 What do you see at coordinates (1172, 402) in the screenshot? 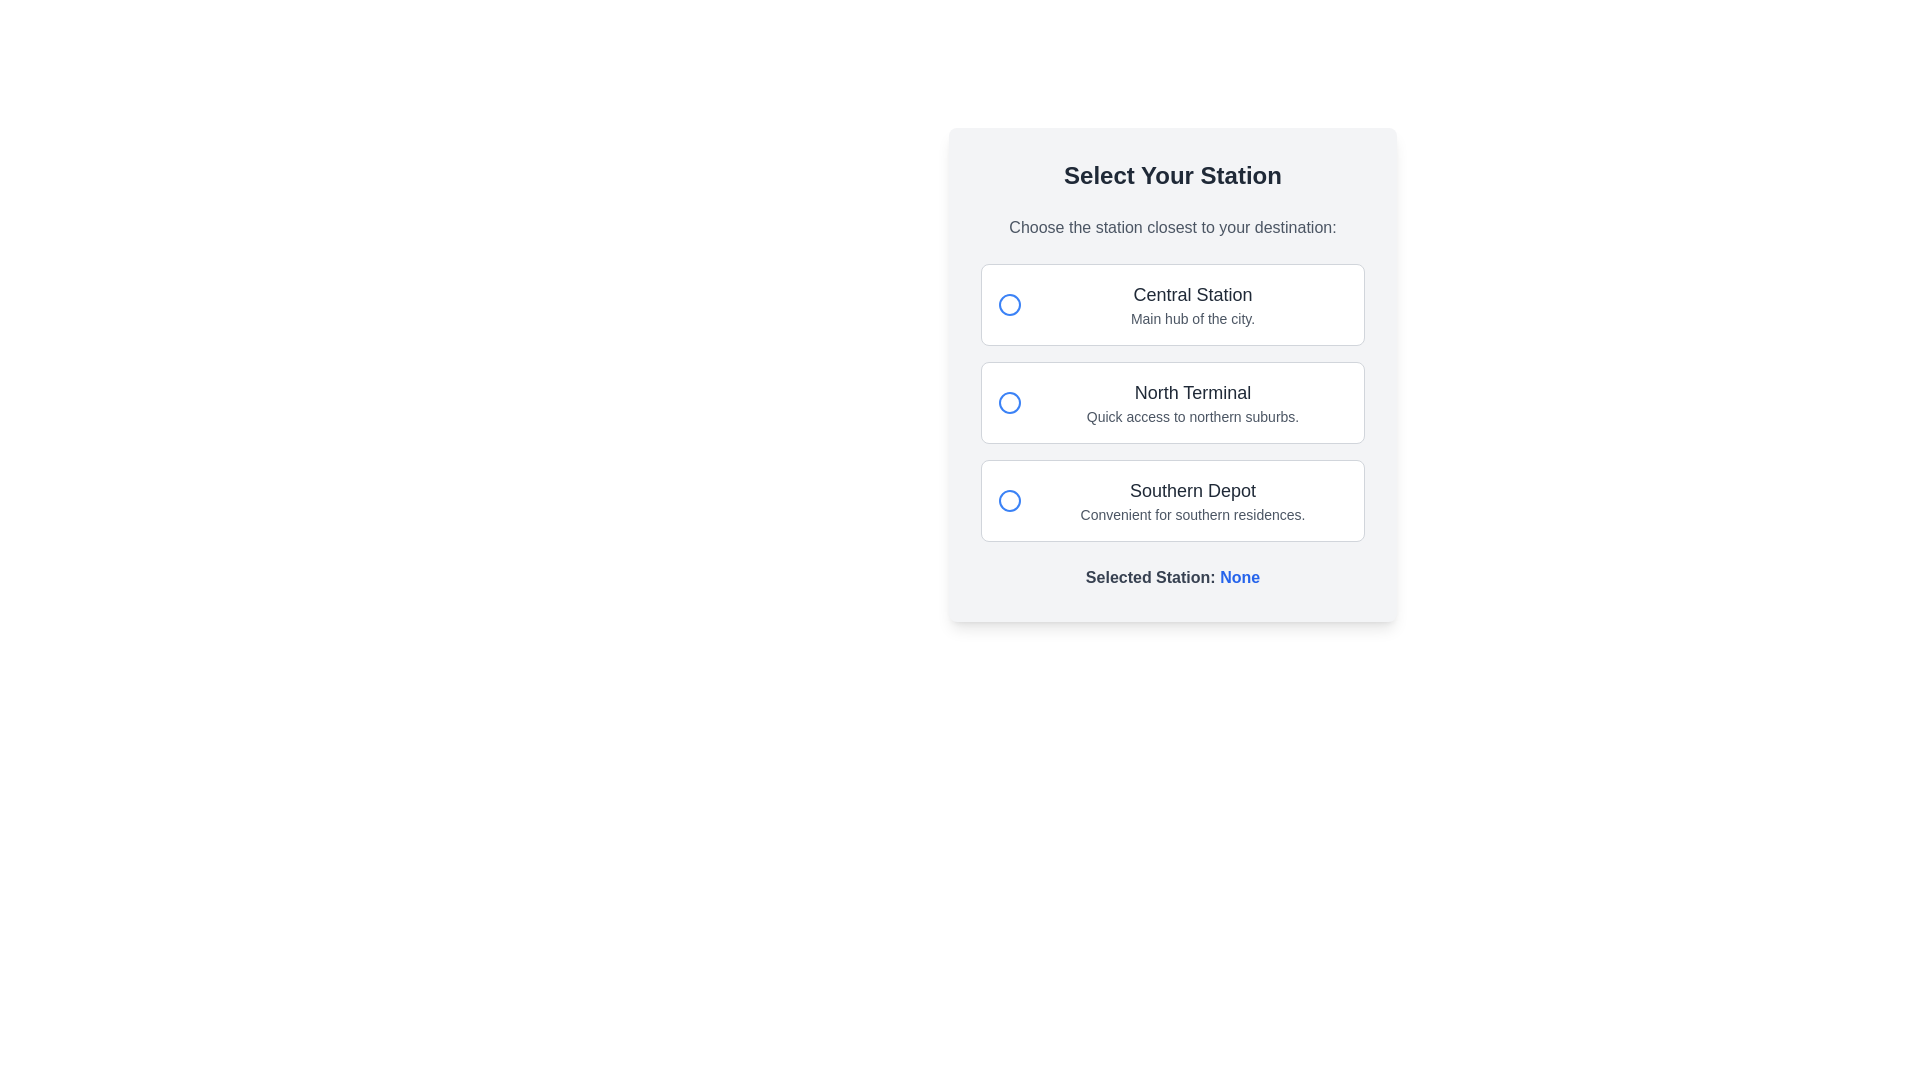
I see `the menu for station selection, which is centrally located within the 'Select Your Station' card` at bounding box center [1172, 402].